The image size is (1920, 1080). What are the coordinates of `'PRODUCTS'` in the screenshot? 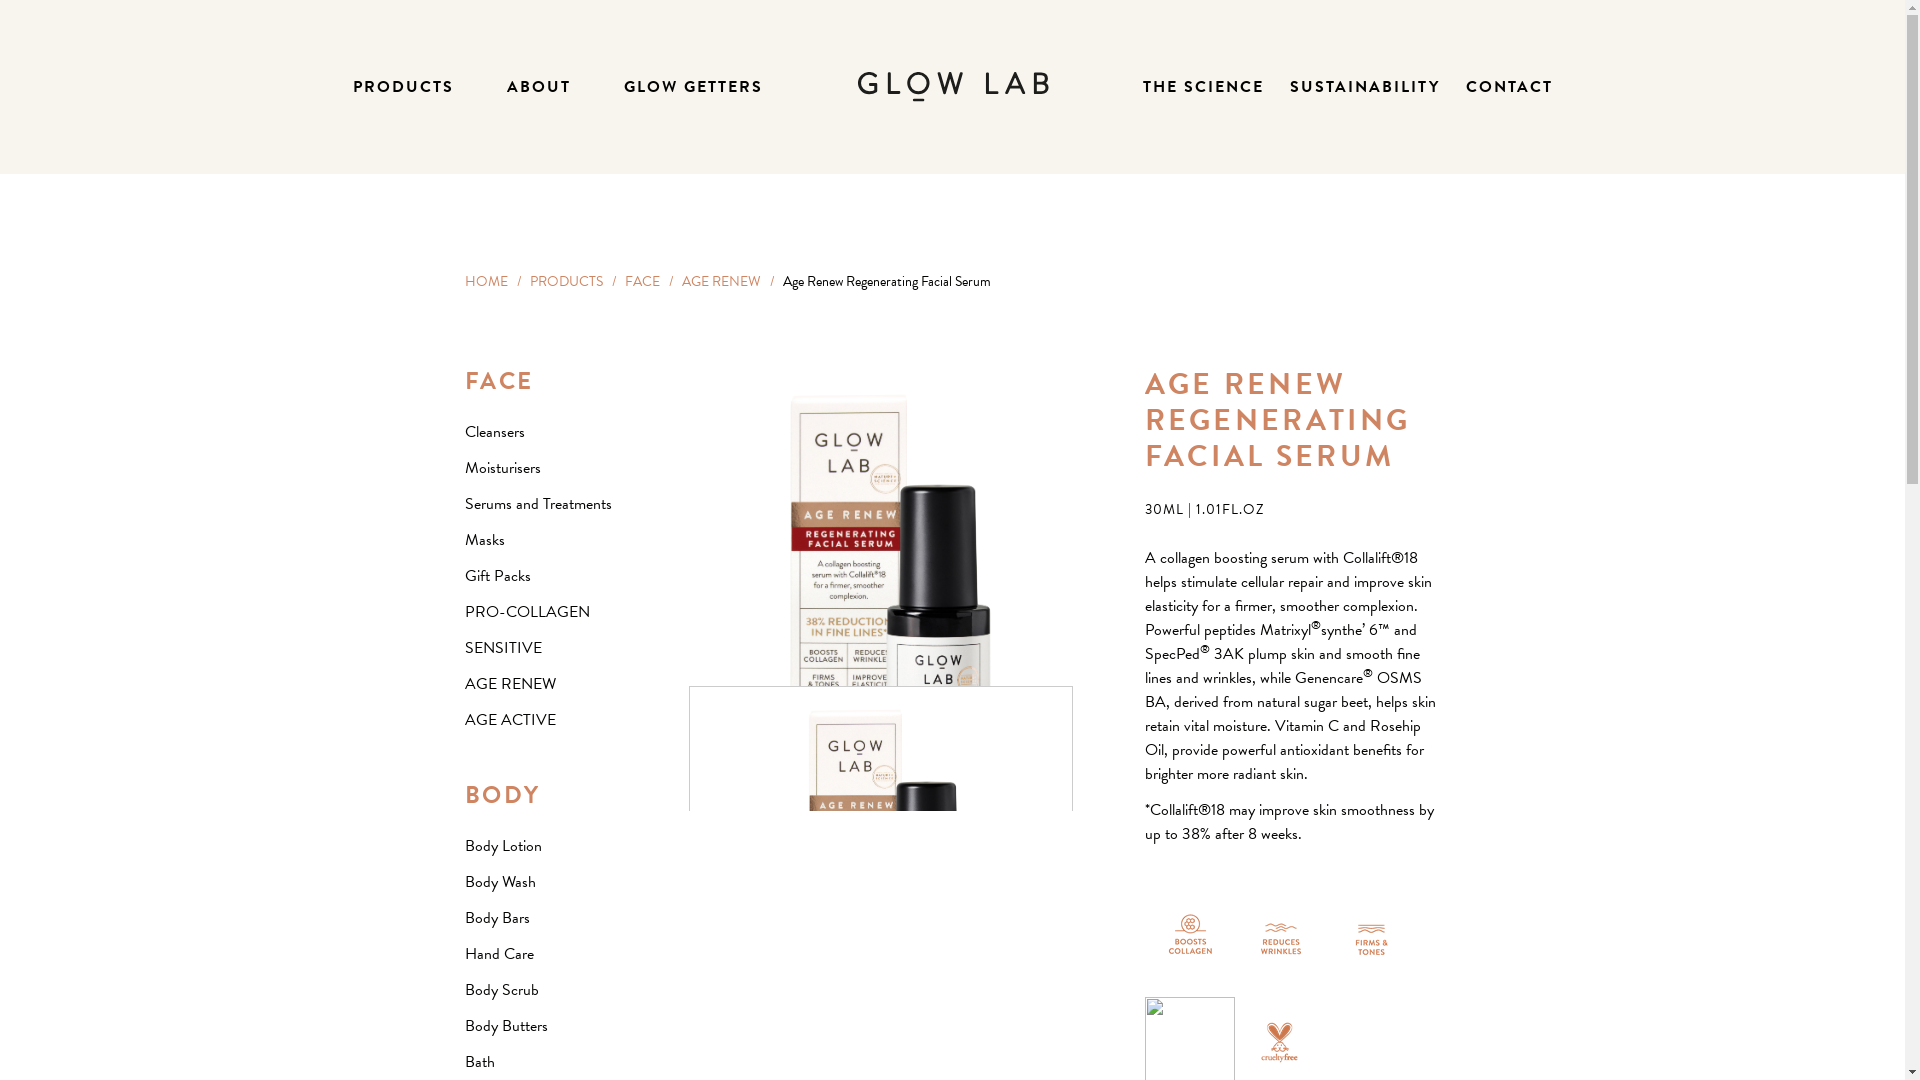 It's located at (401, 86).